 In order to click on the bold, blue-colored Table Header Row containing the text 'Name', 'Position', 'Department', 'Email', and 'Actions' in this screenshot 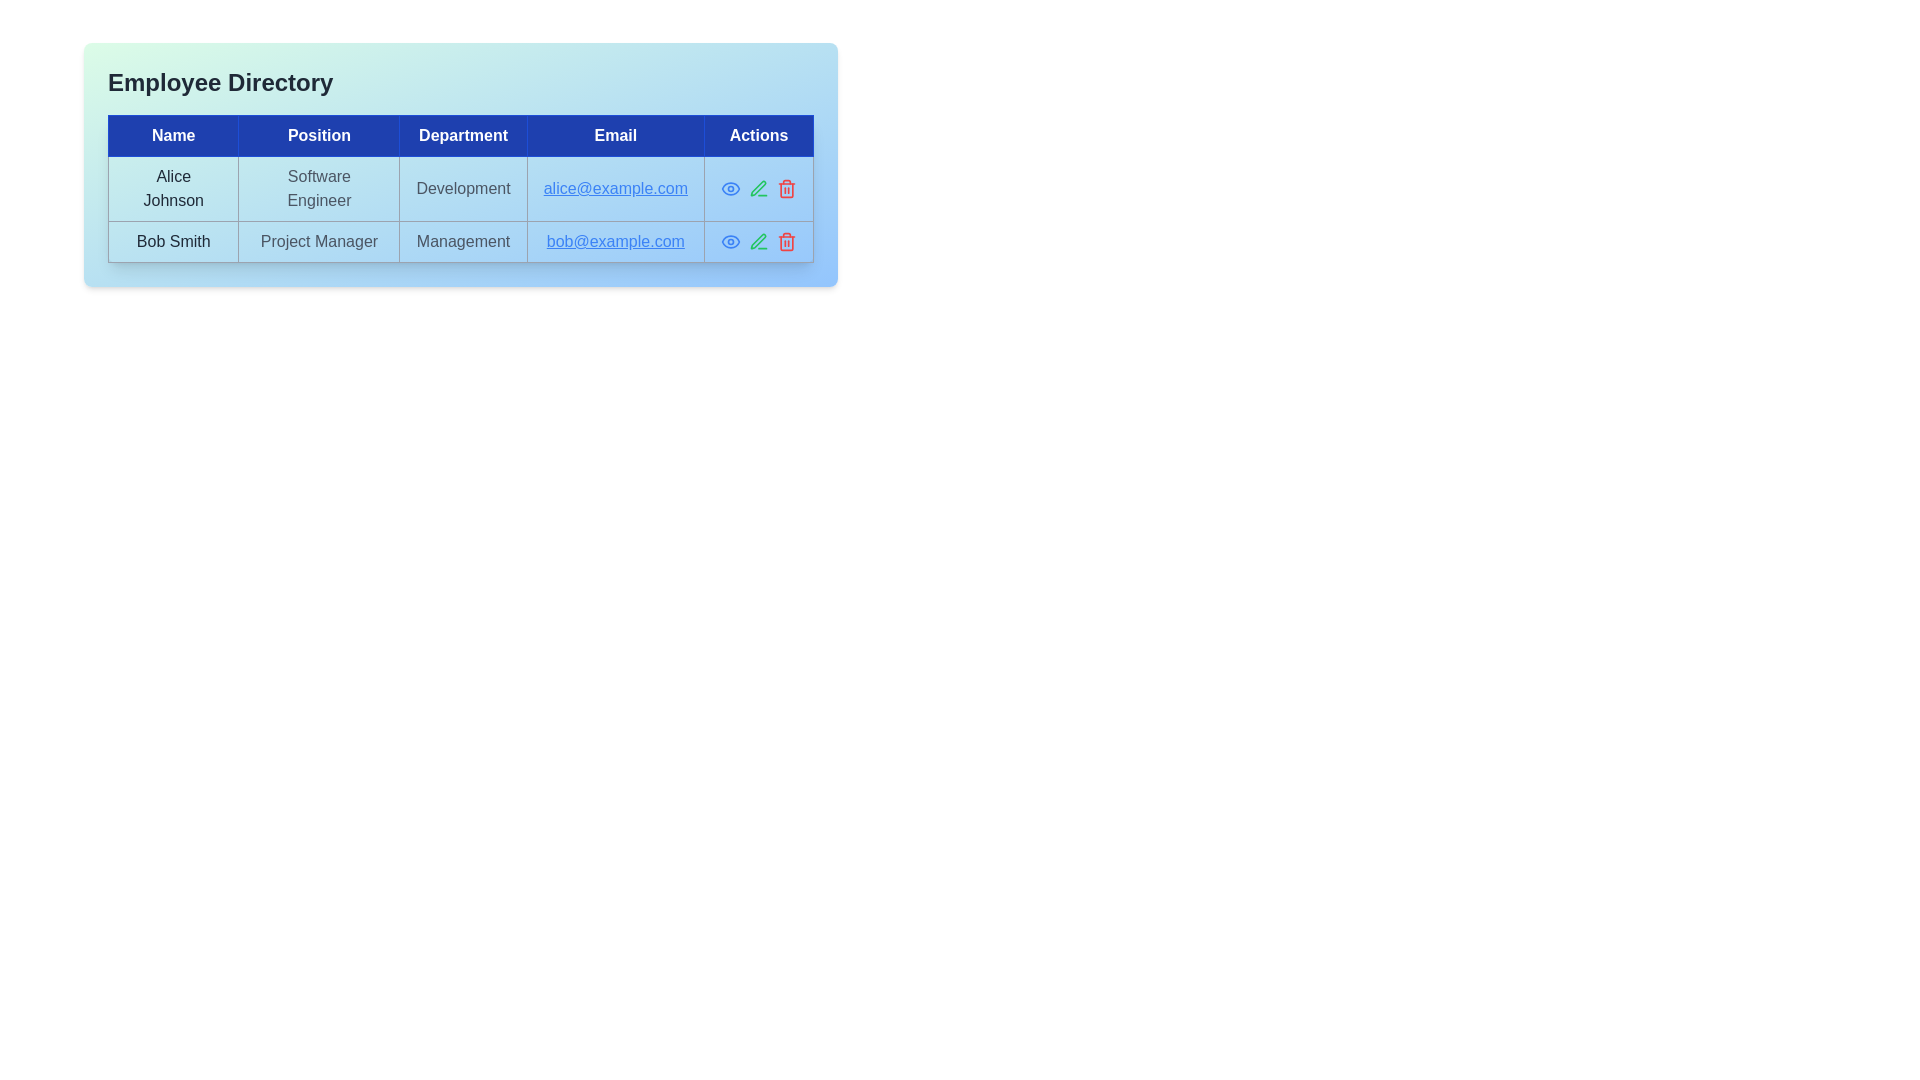, I will do `click(459, 135)`.